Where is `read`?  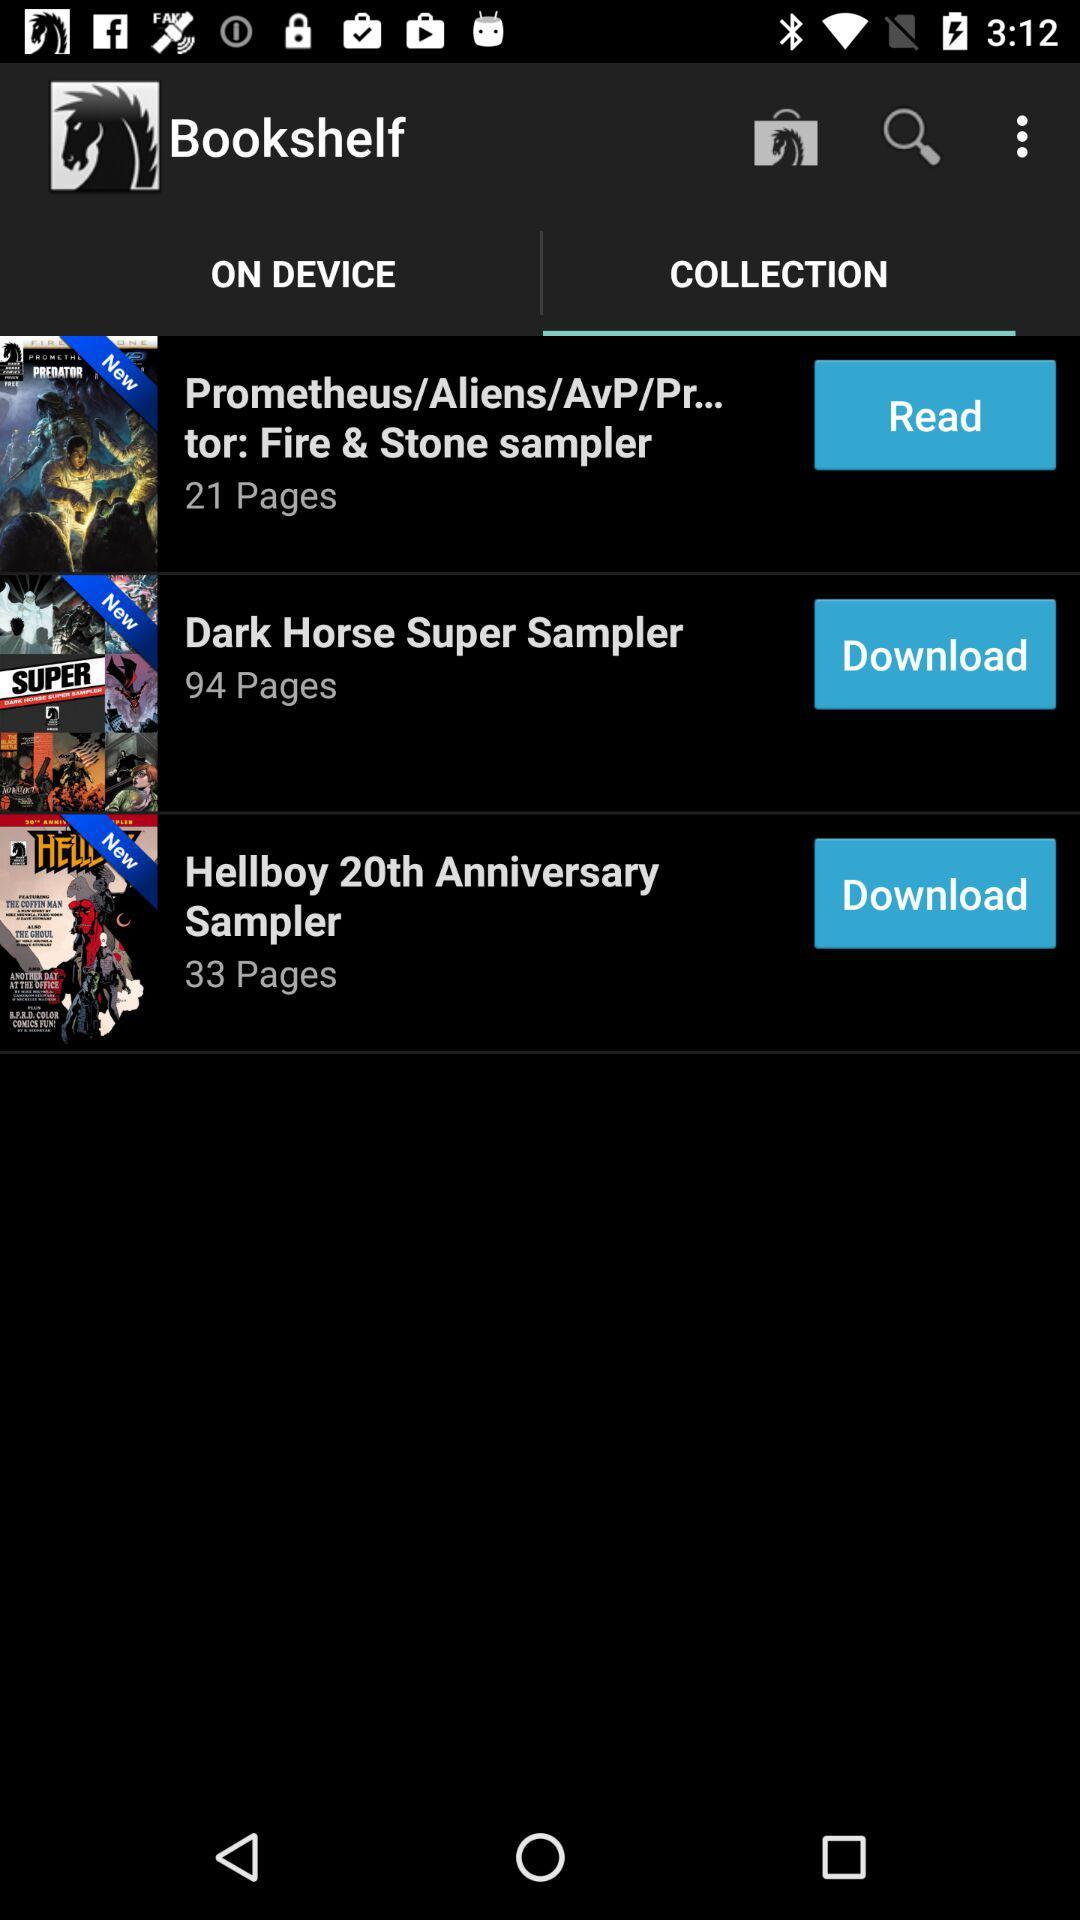 read is located at coordinates (935, 414).